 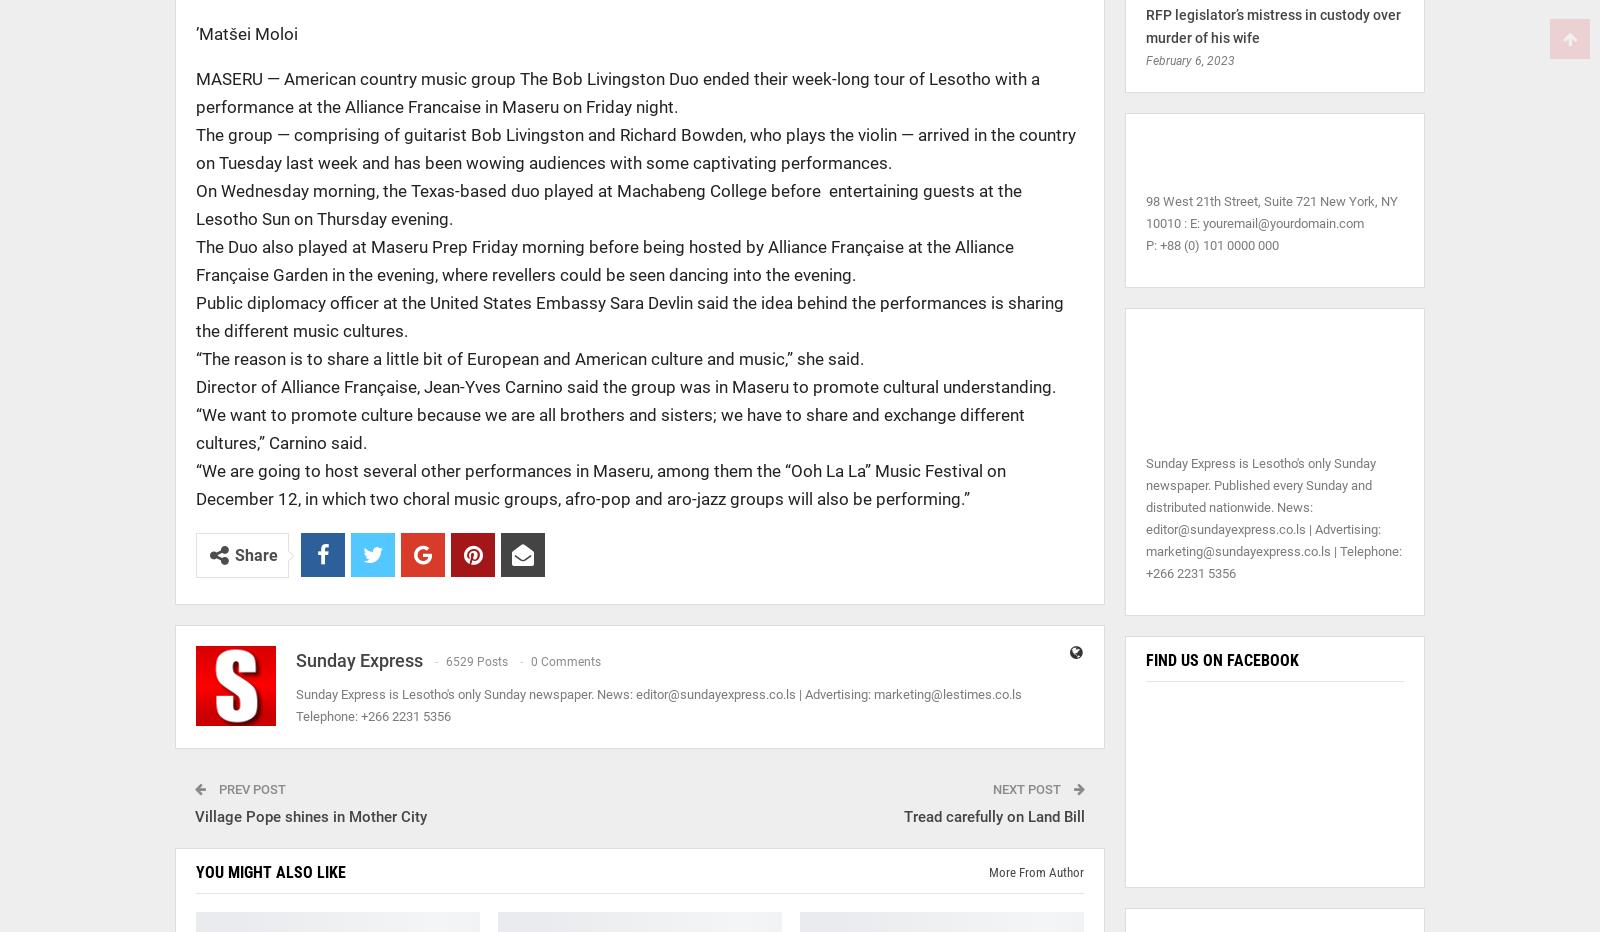 I want to click on 'More from author', so click(x=1035, y=871).